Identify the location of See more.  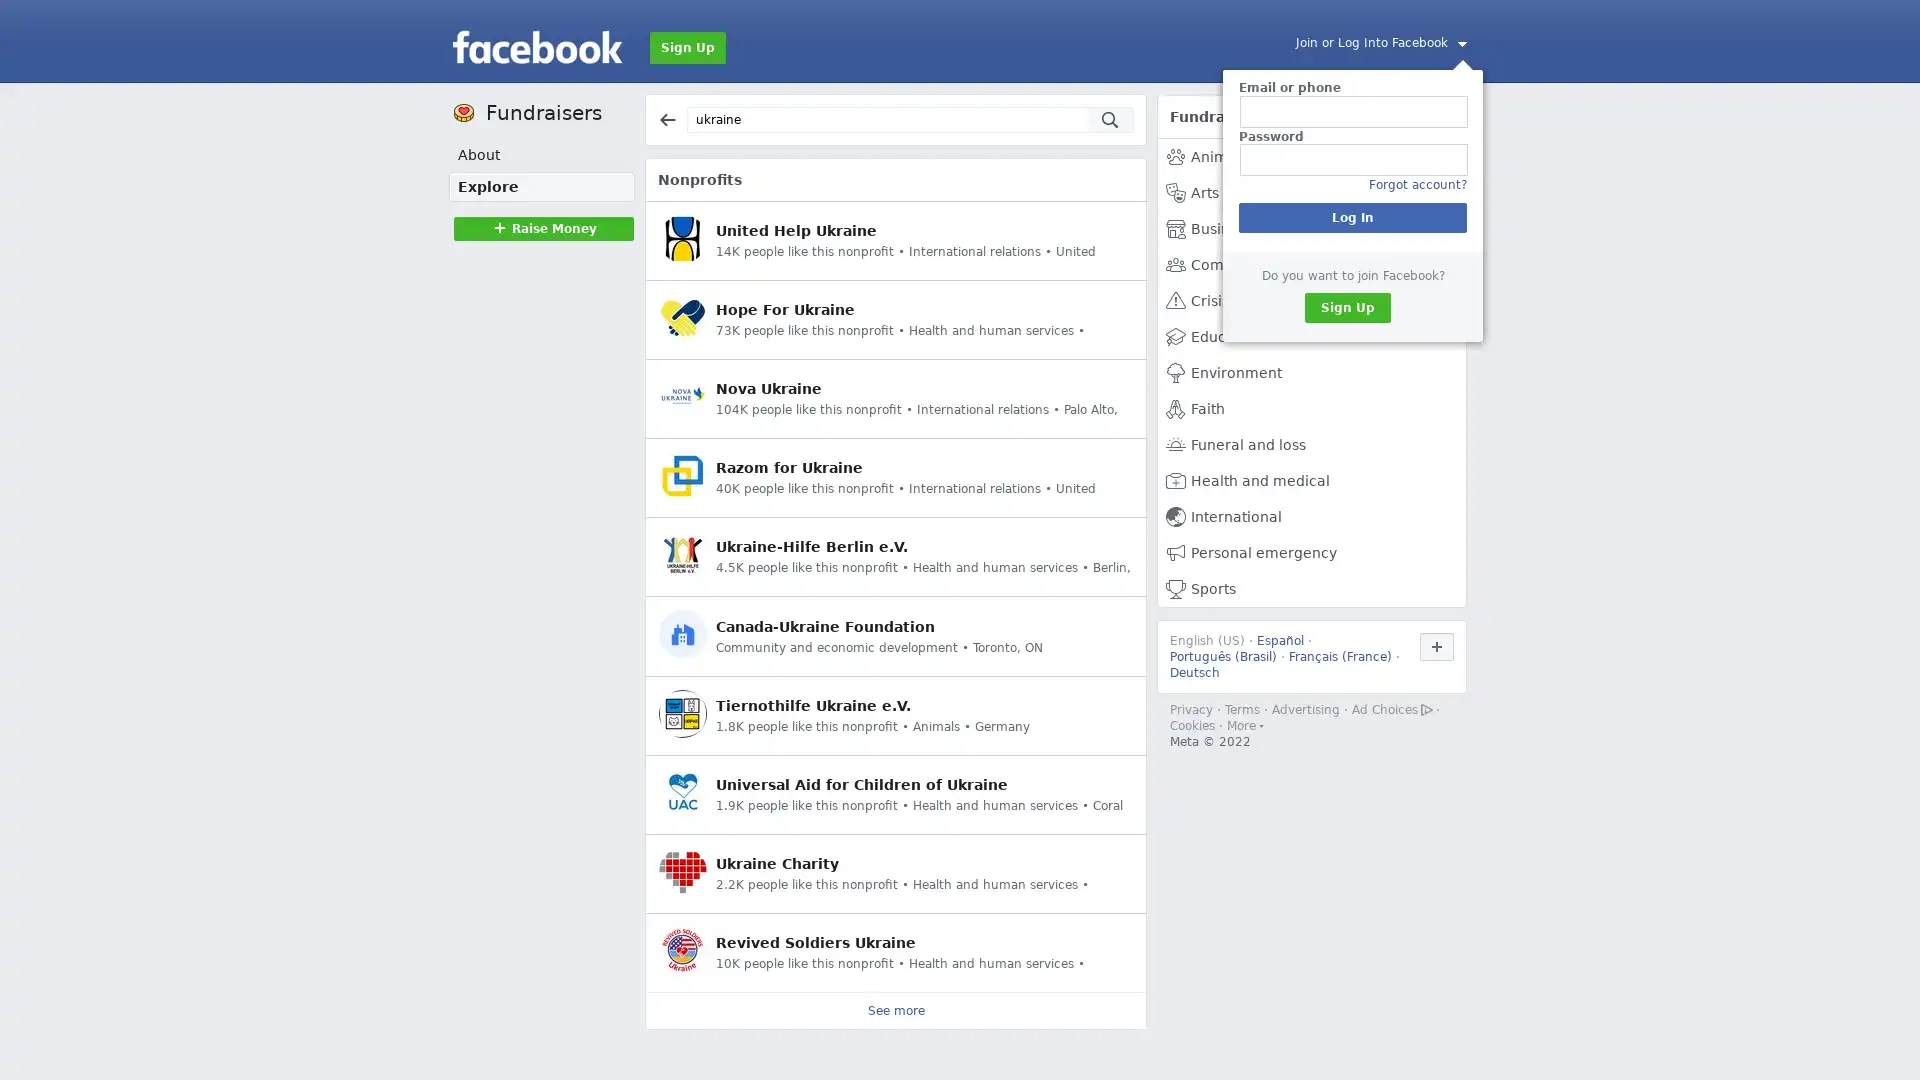
(895, 1009).